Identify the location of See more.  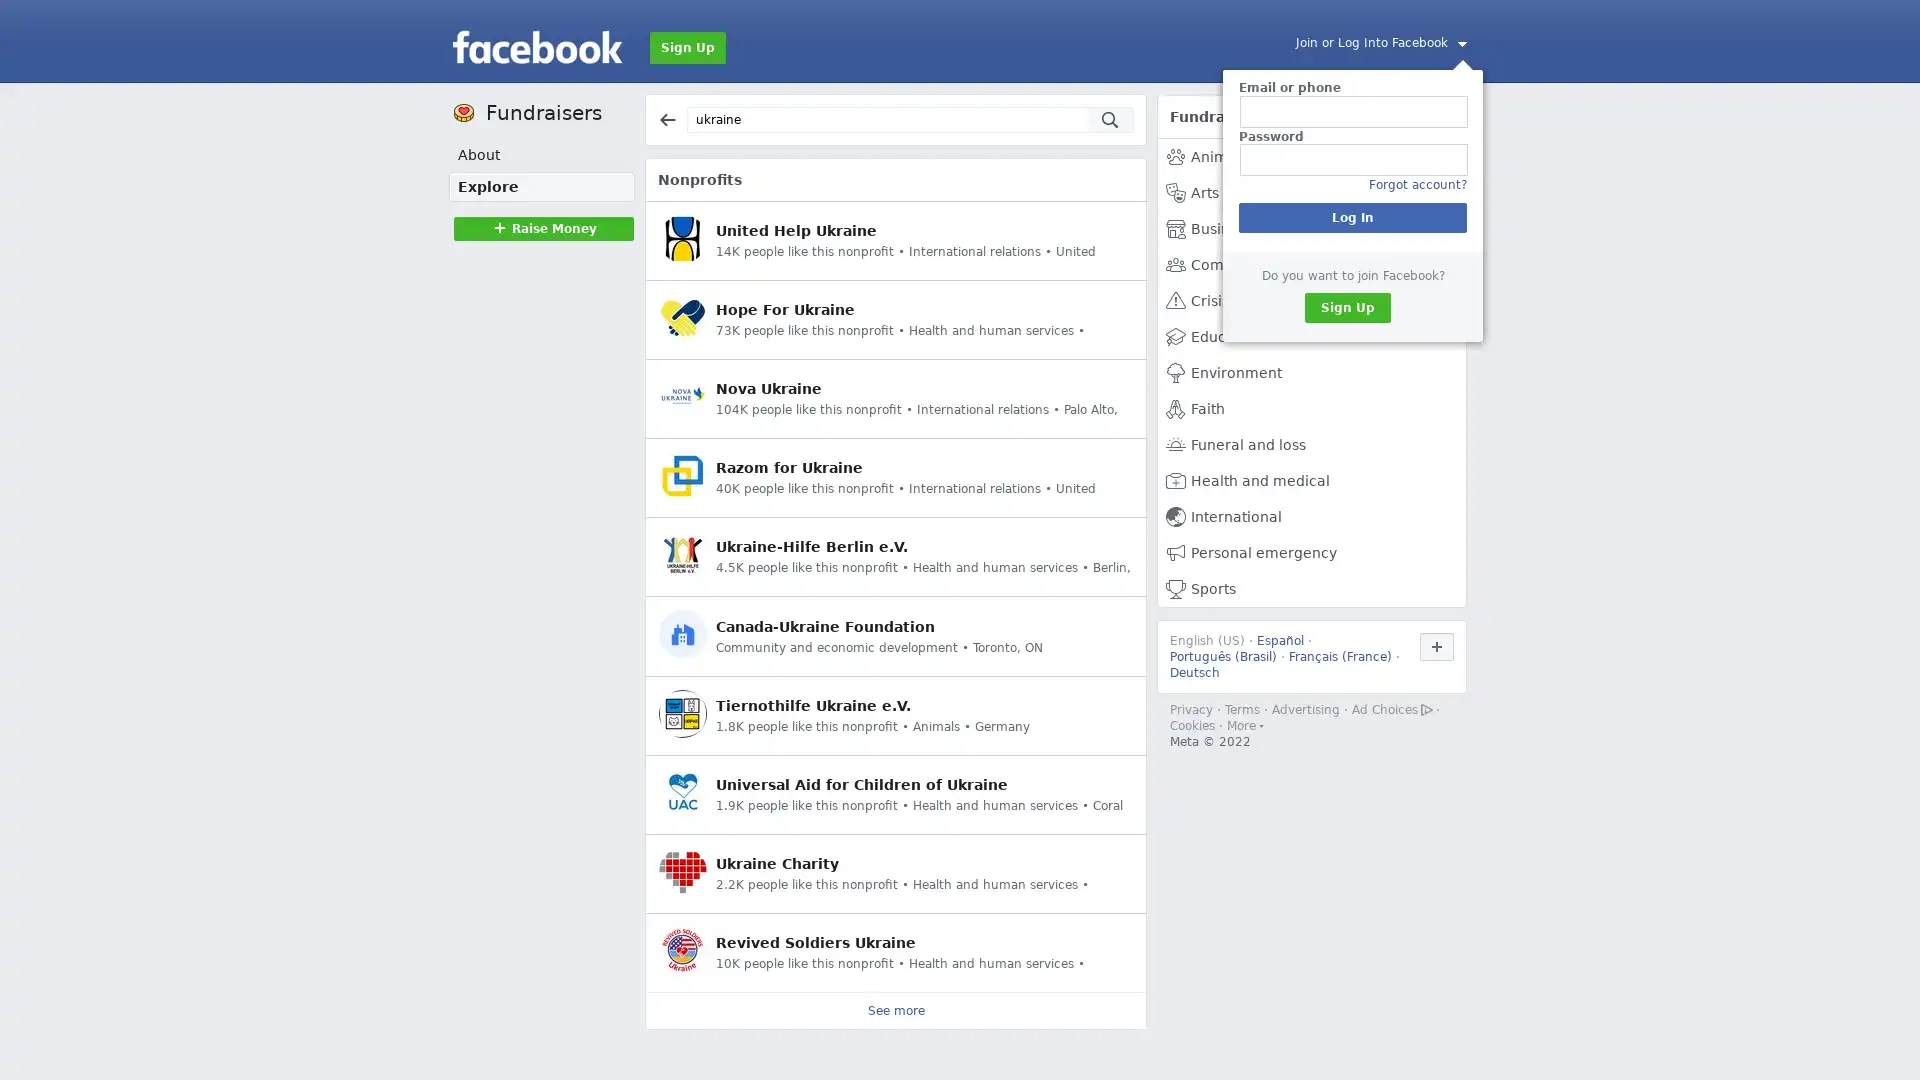
(895, 1009).